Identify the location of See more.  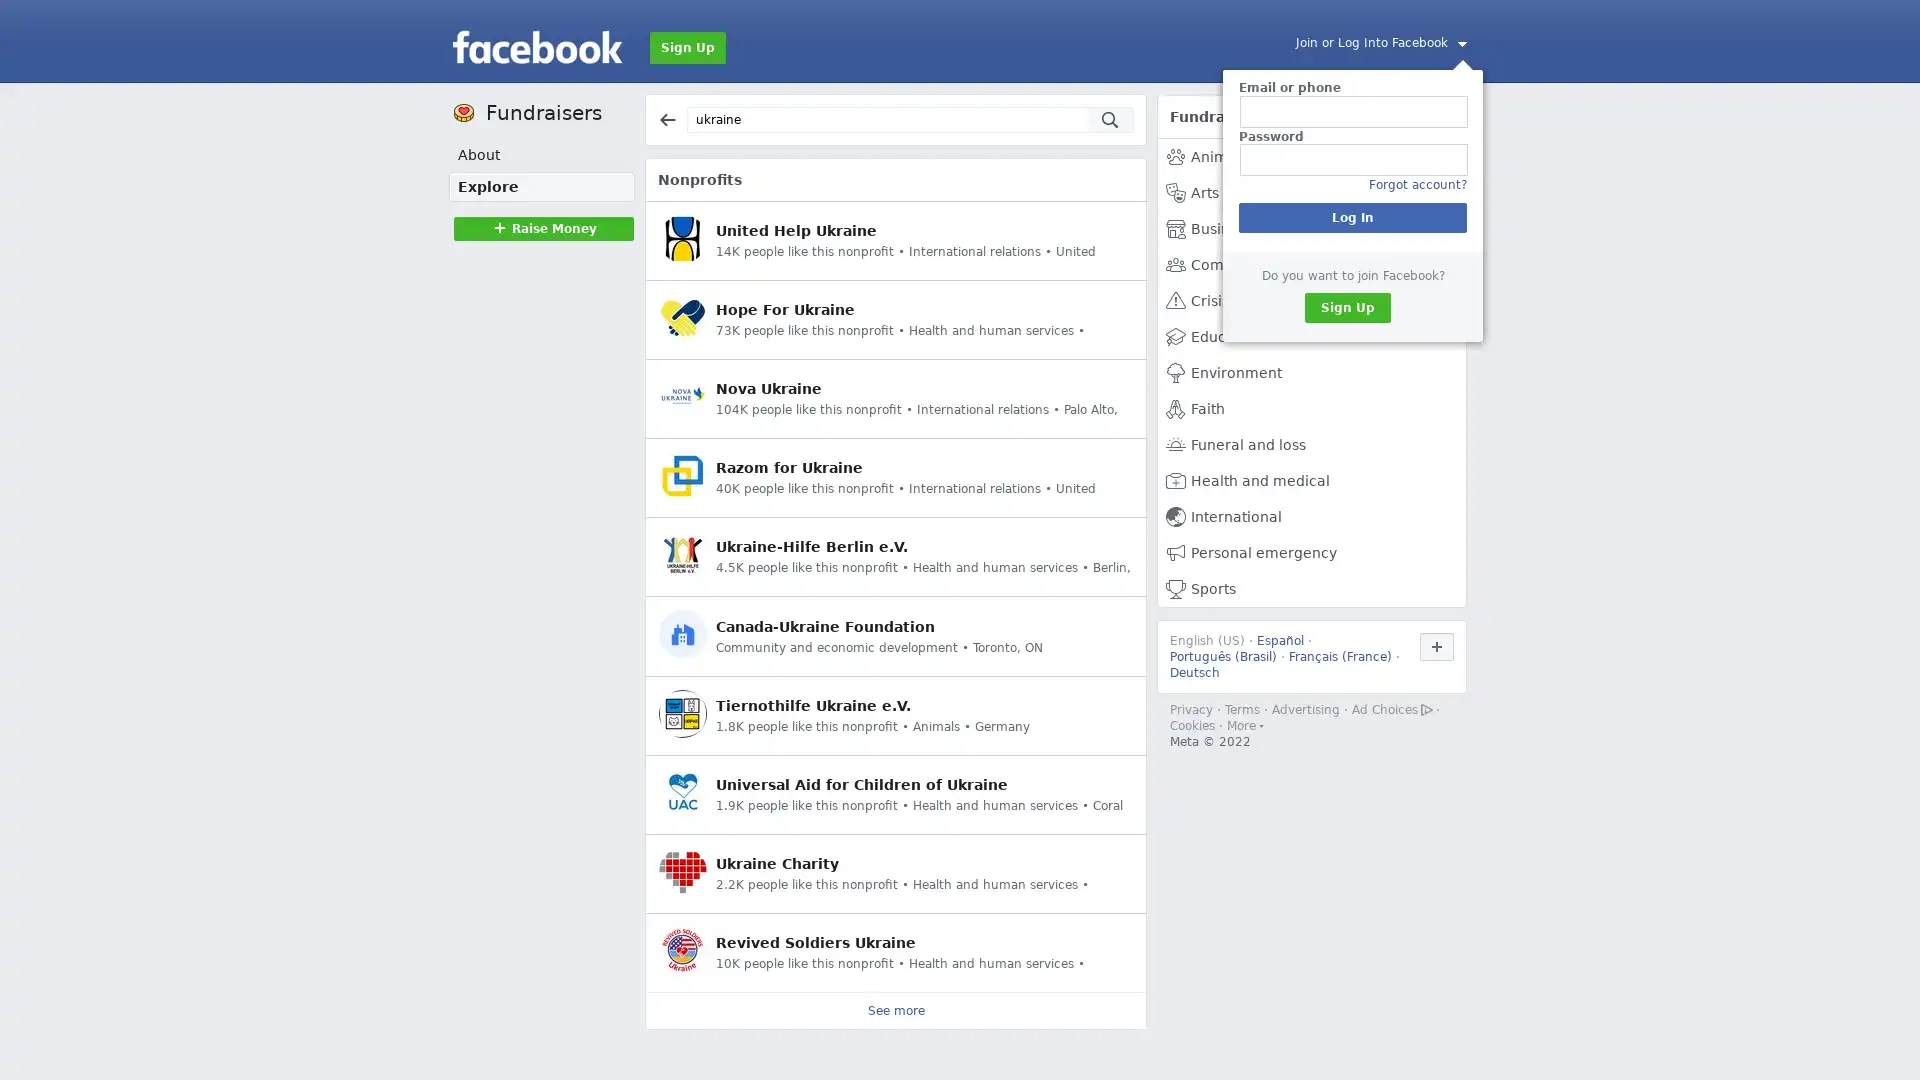
(895, 1009).